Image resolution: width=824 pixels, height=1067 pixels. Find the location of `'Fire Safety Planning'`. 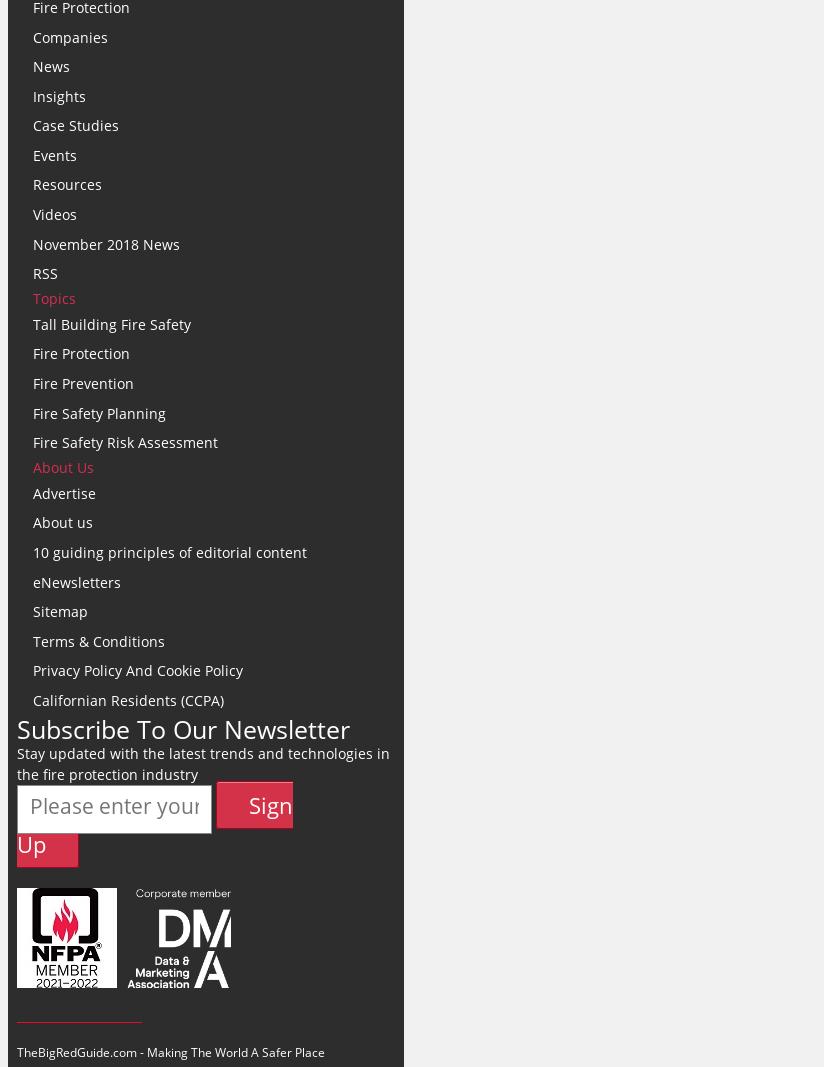

'Fire Safety Planning' is located at coordinates (31, 411).